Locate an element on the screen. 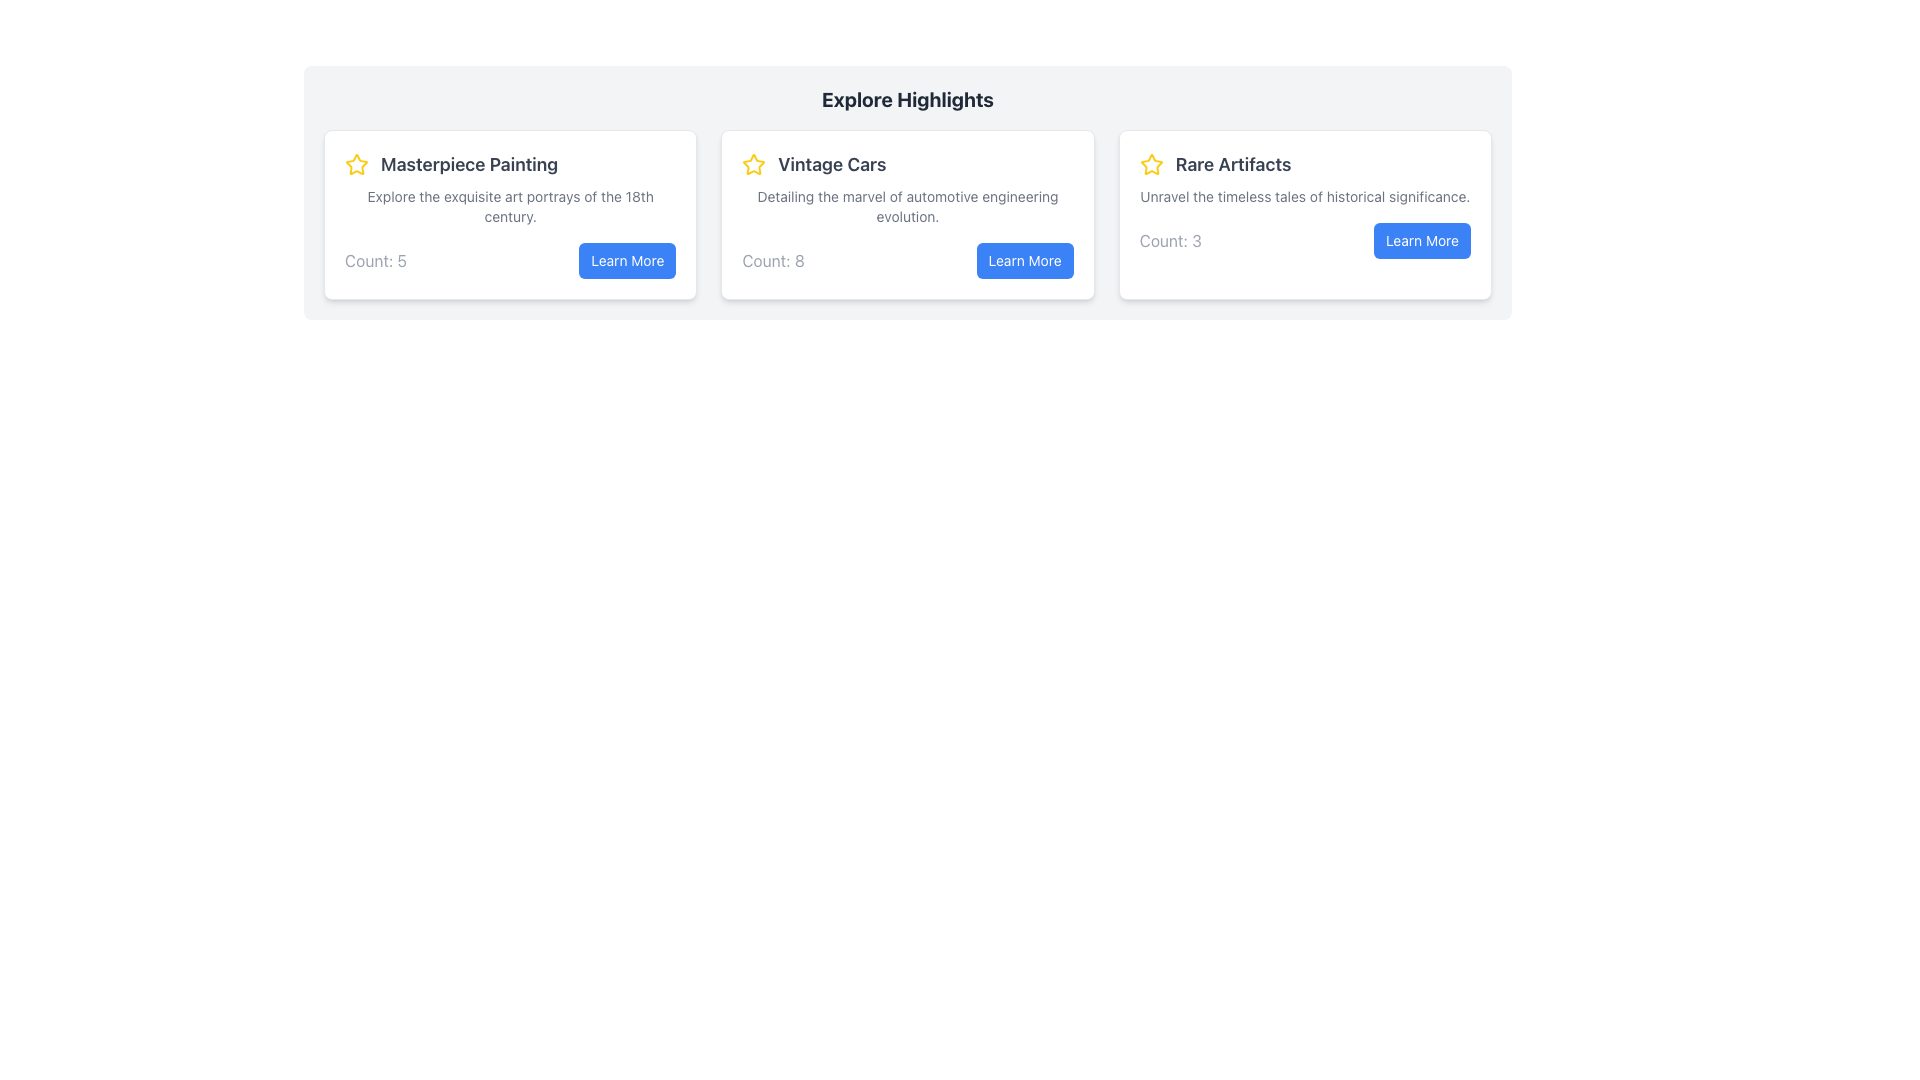 This screenshot has width=1920, height=1080. the text block displaying the phrase 'Explore the exquisite art portrays of the 18th century', which is located at the center of the first card in a three-card layout is located at coordinates (510, 207).